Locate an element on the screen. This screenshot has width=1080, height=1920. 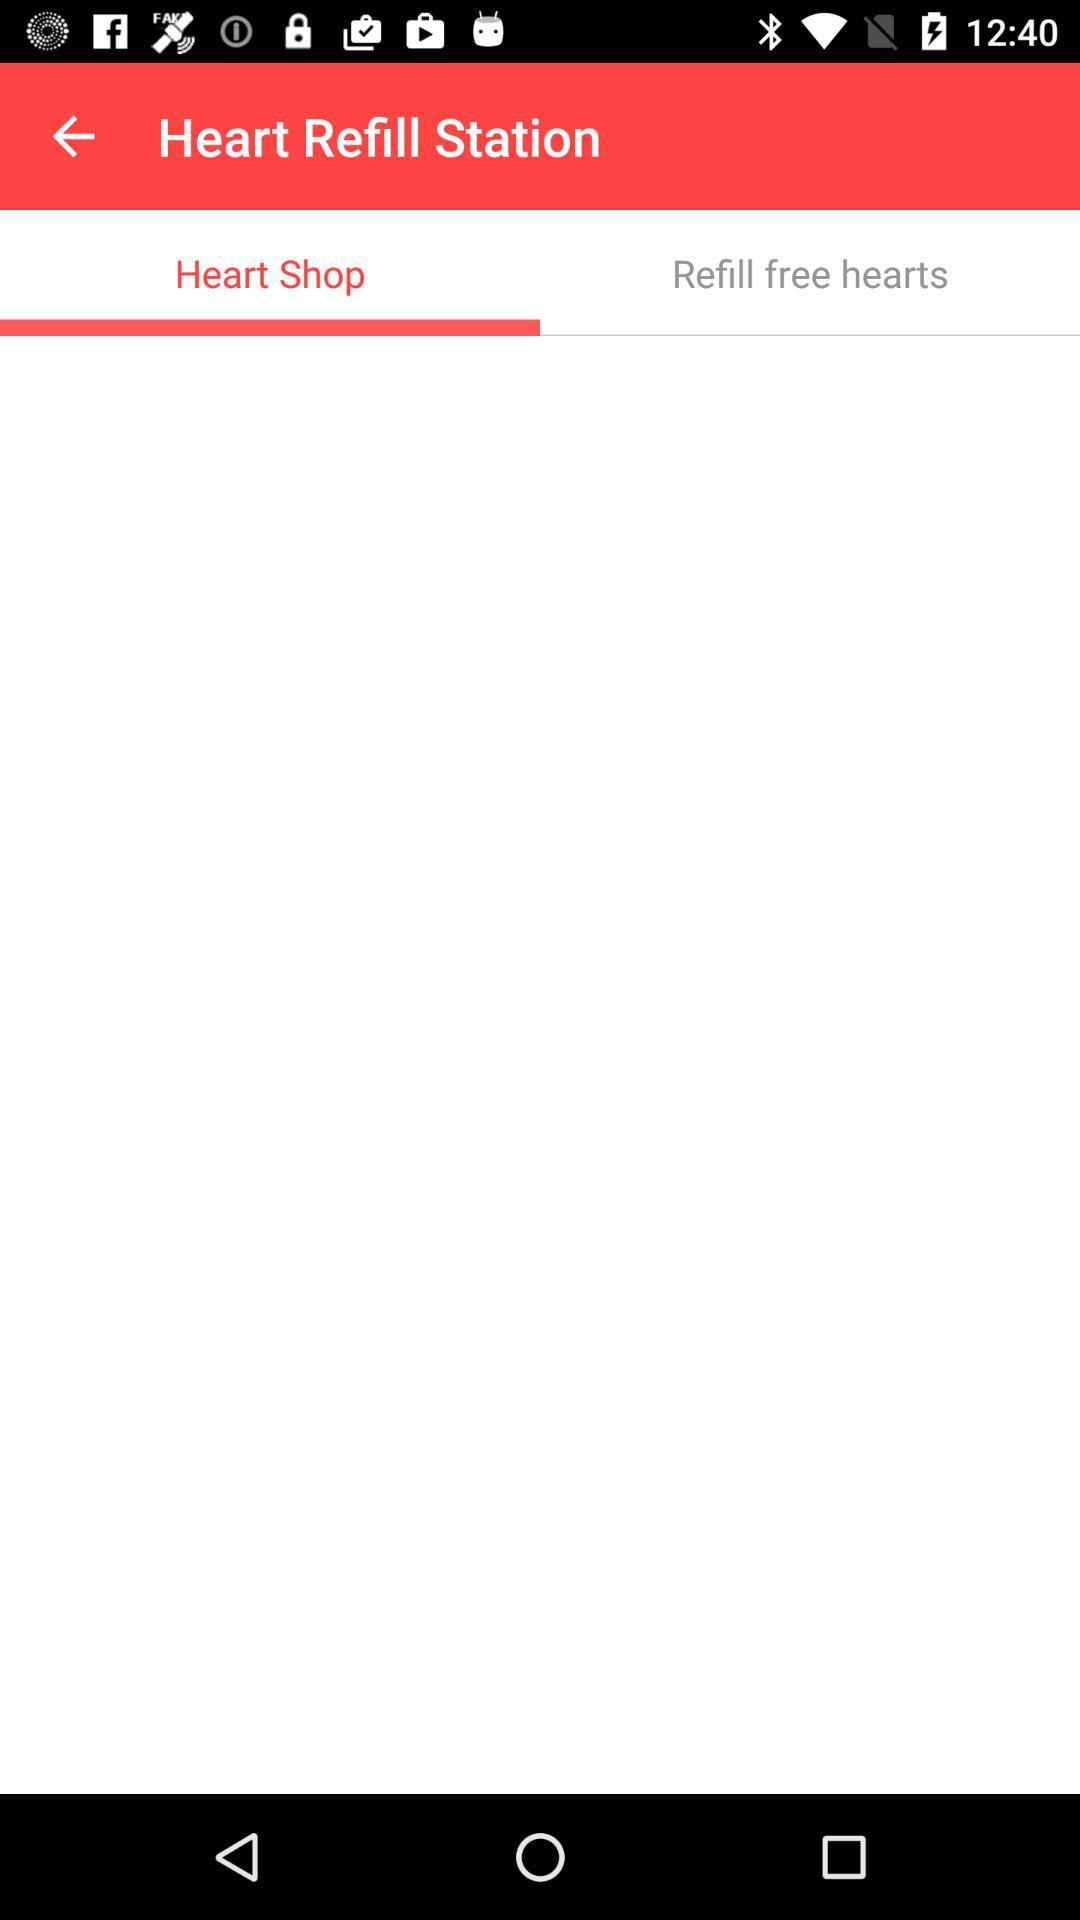
the item at the center is located at coordinates (540, 1064).